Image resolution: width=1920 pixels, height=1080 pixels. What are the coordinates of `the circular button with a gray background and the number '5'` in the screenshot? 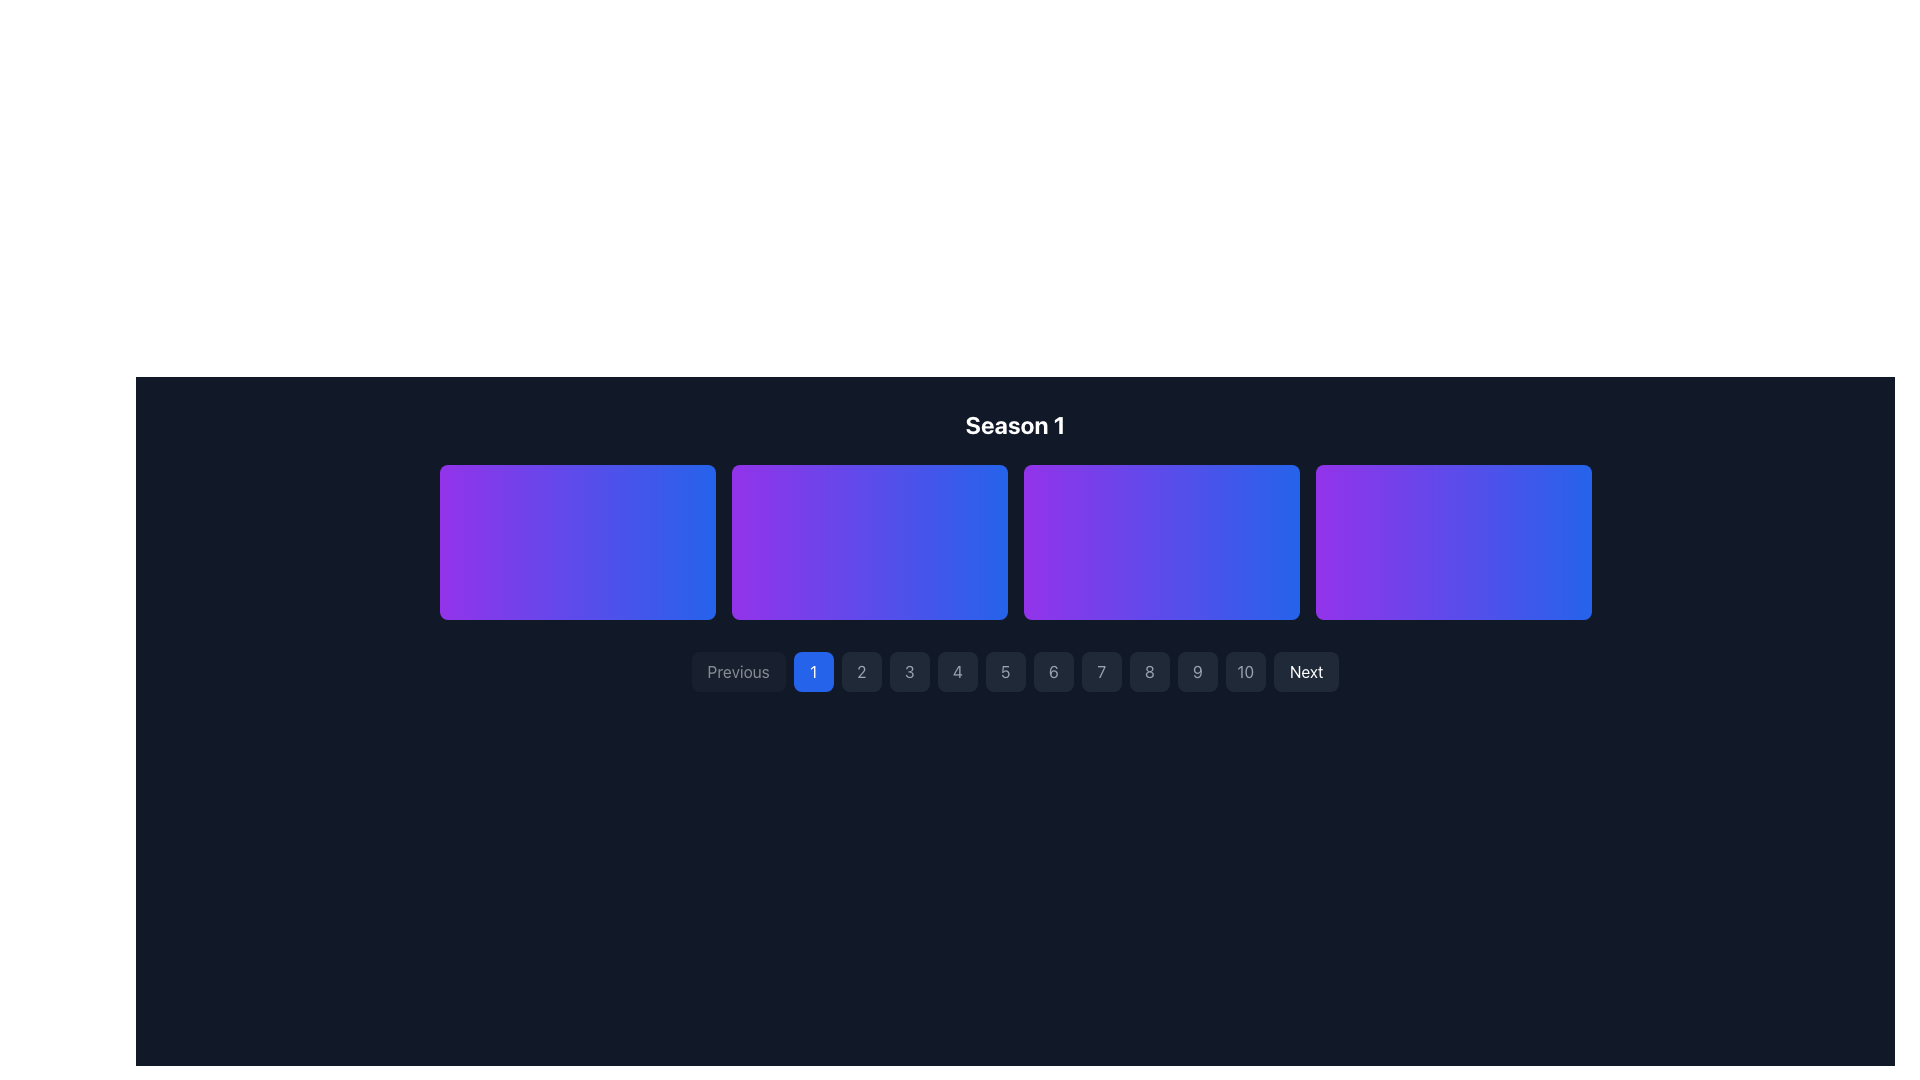 It's located at (1005, 672).